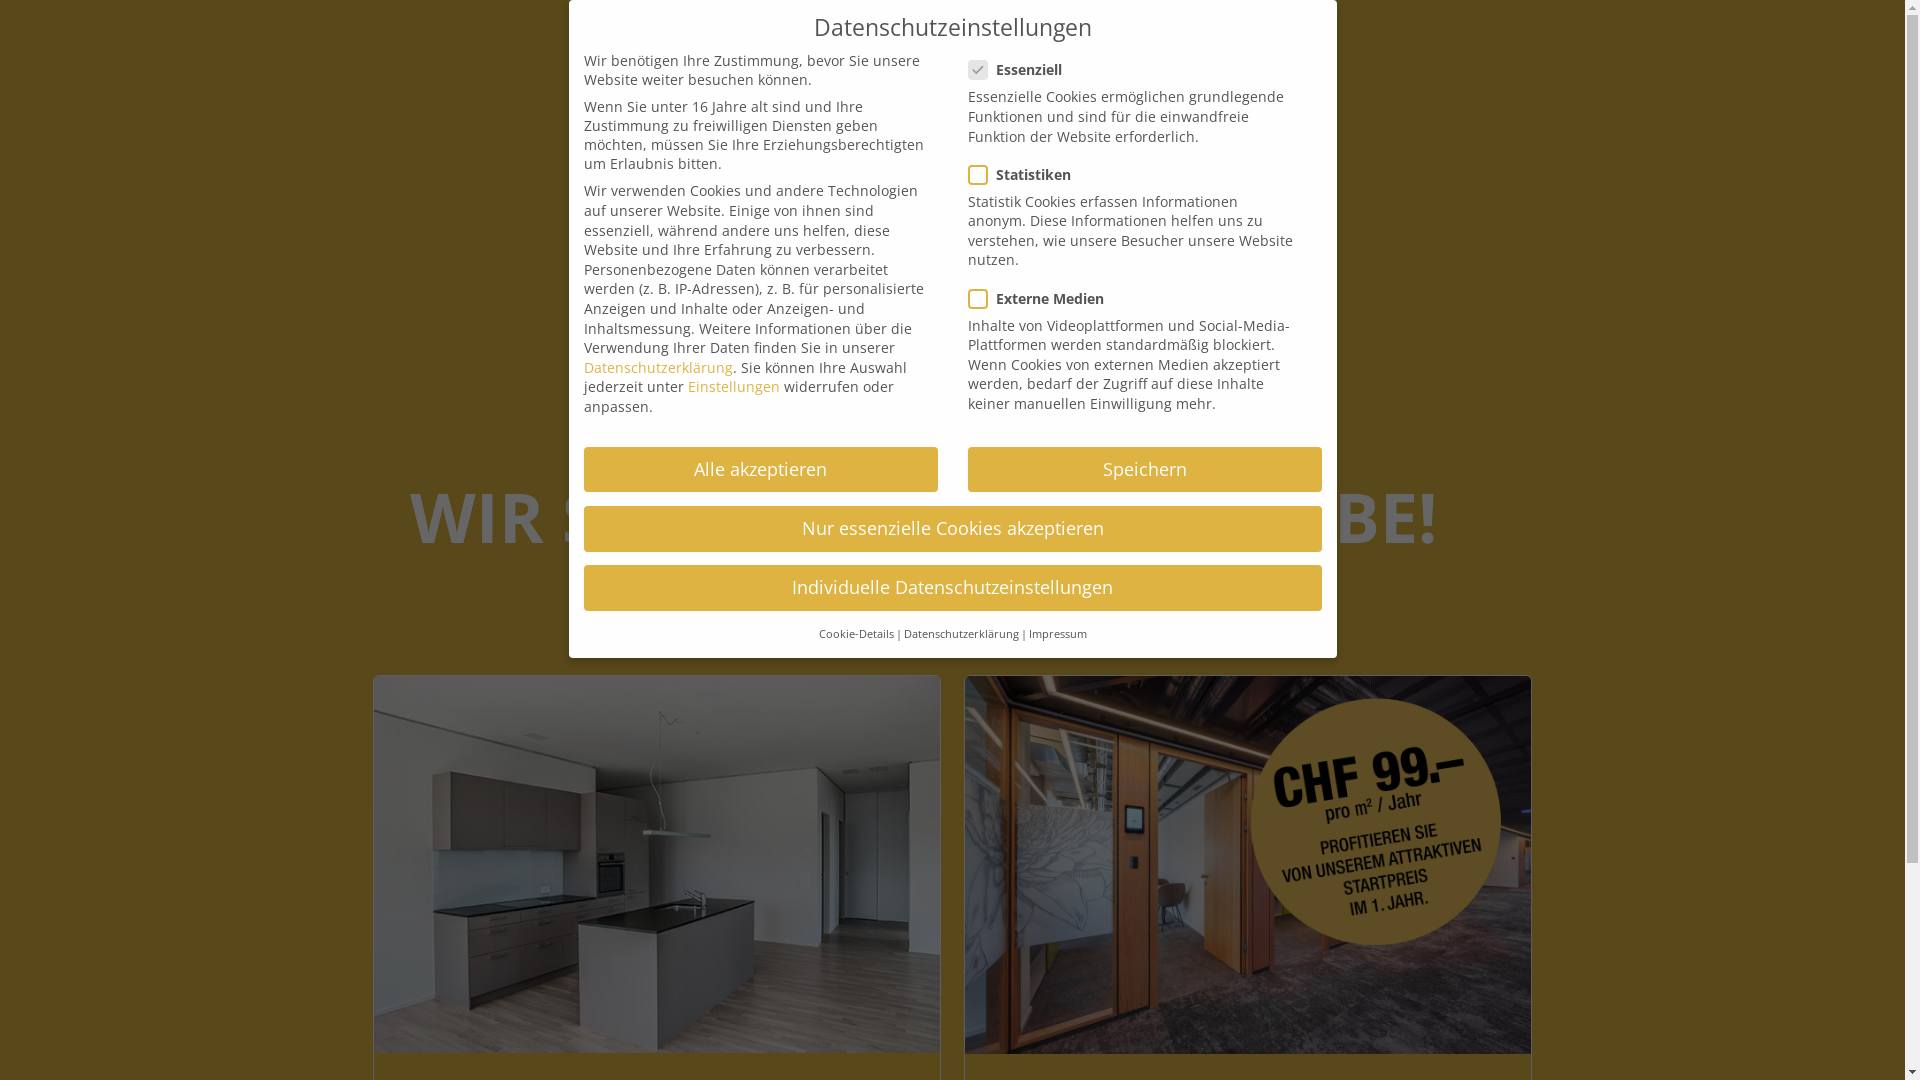  What do you see at coordinates (1055, 633) in the screenshot?
I see `'Impressum'` at bounding box center [1055, 633].